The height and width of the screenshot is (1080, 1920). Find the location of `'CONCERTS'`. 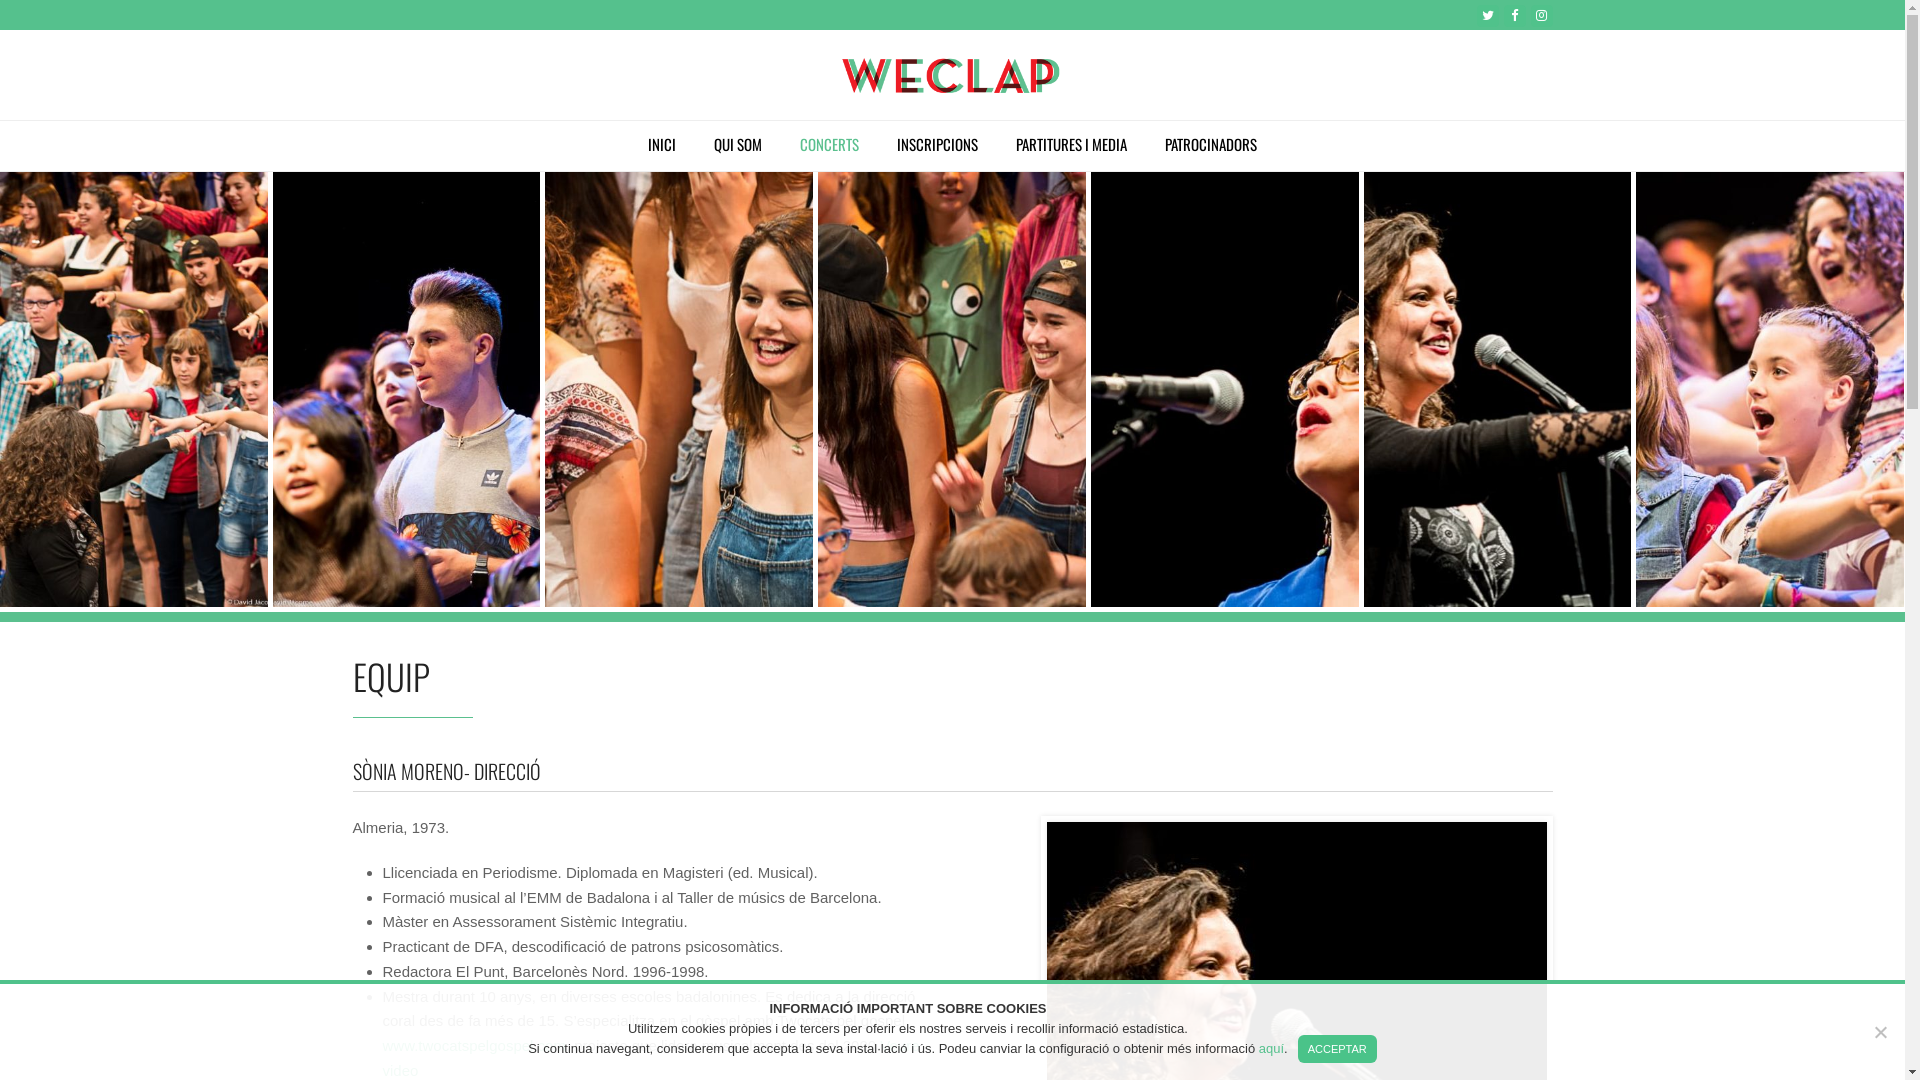

'CONCERTS' is located at coordinates (829, 145).